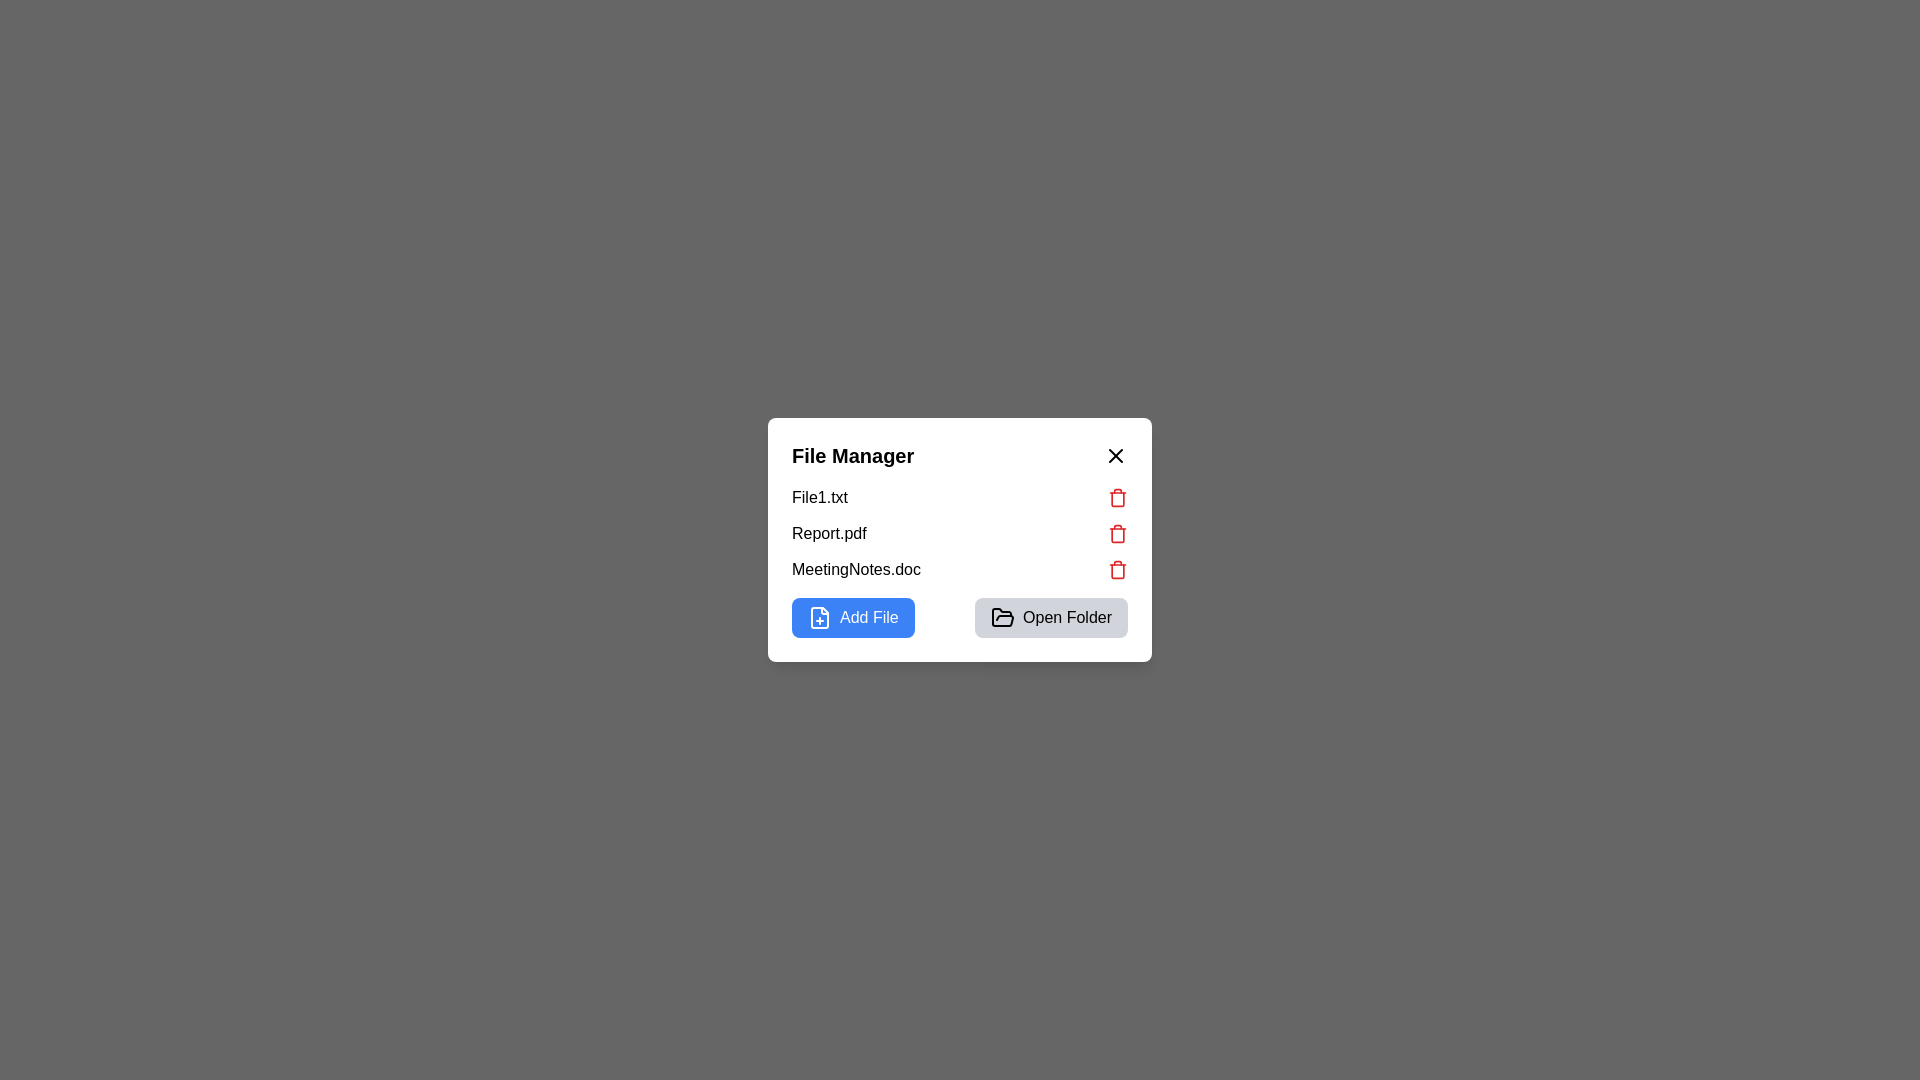  Describe the element at coordinates (856, 570) in the screenshot. I see `the text label for 'MeetingNotes.doc'` at that location.